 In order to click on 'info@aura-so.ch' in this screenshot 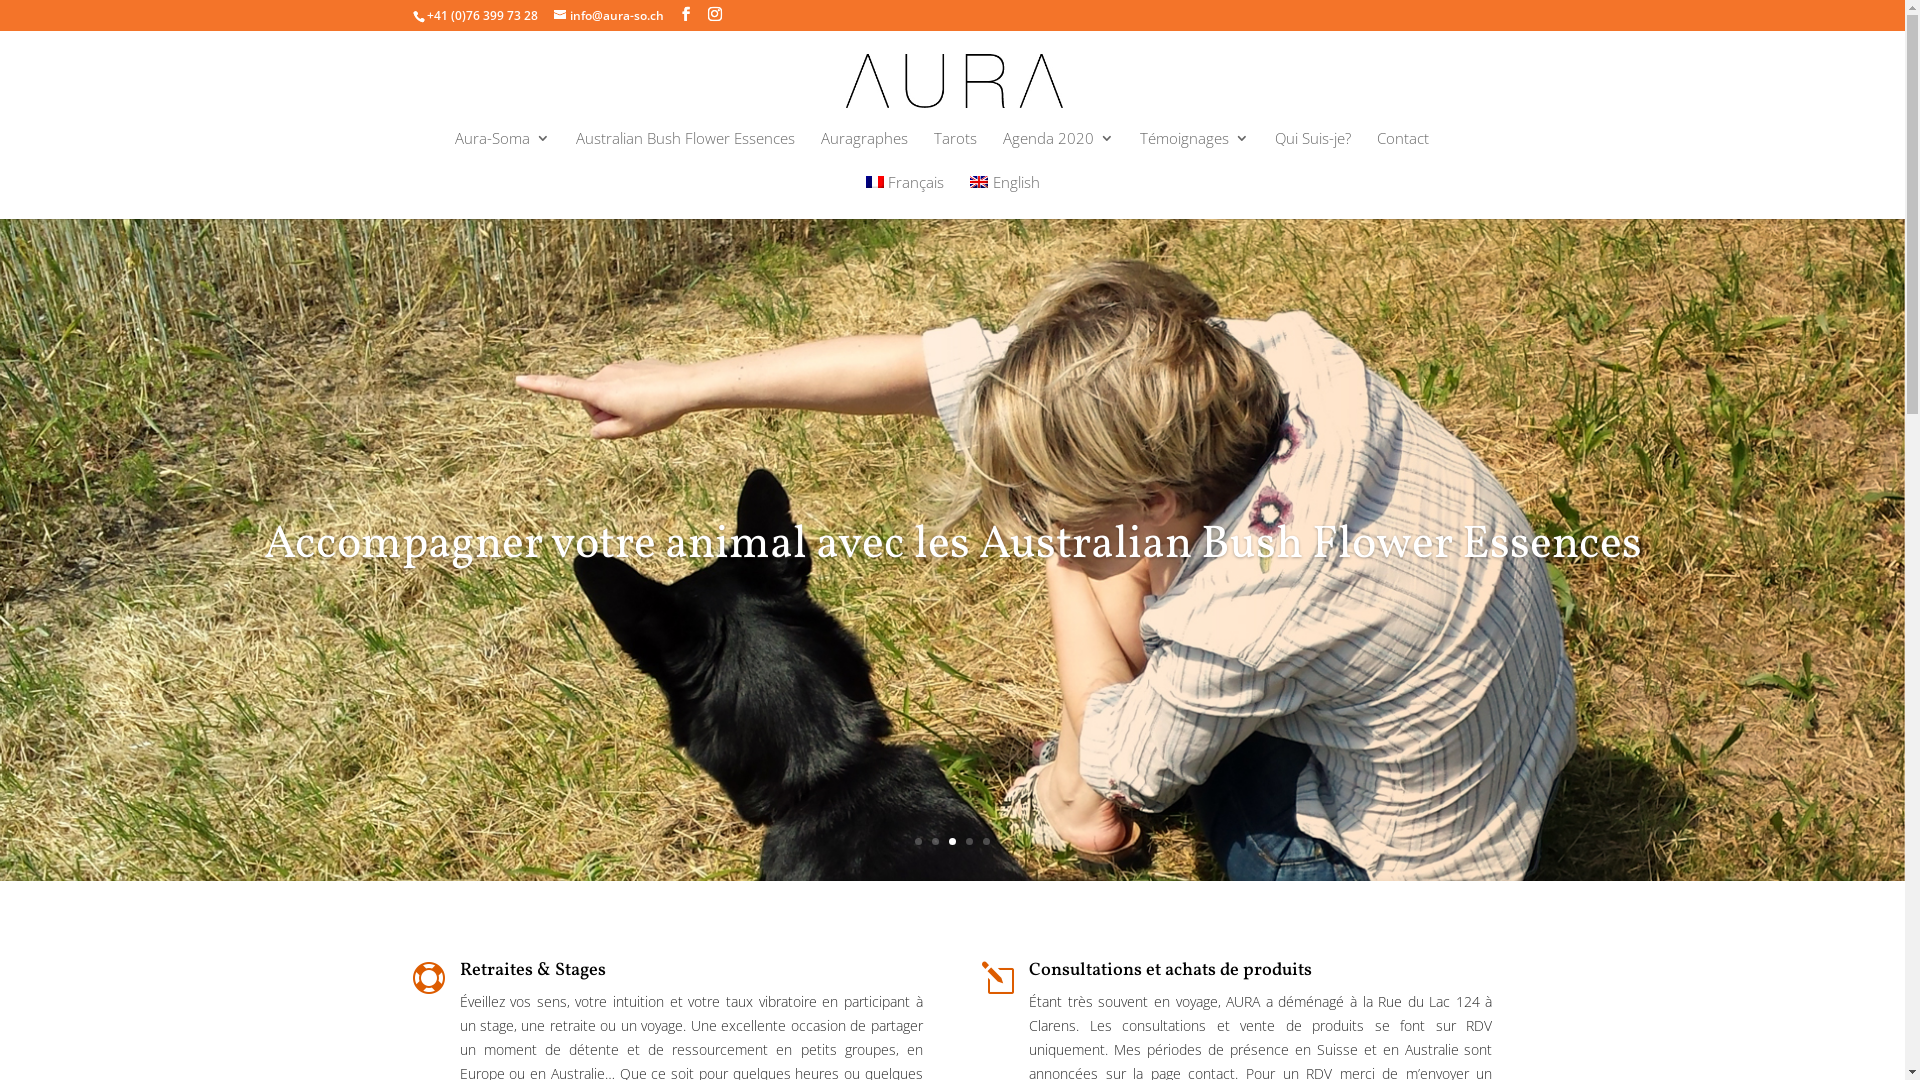, I will do `click(608, 15)`.